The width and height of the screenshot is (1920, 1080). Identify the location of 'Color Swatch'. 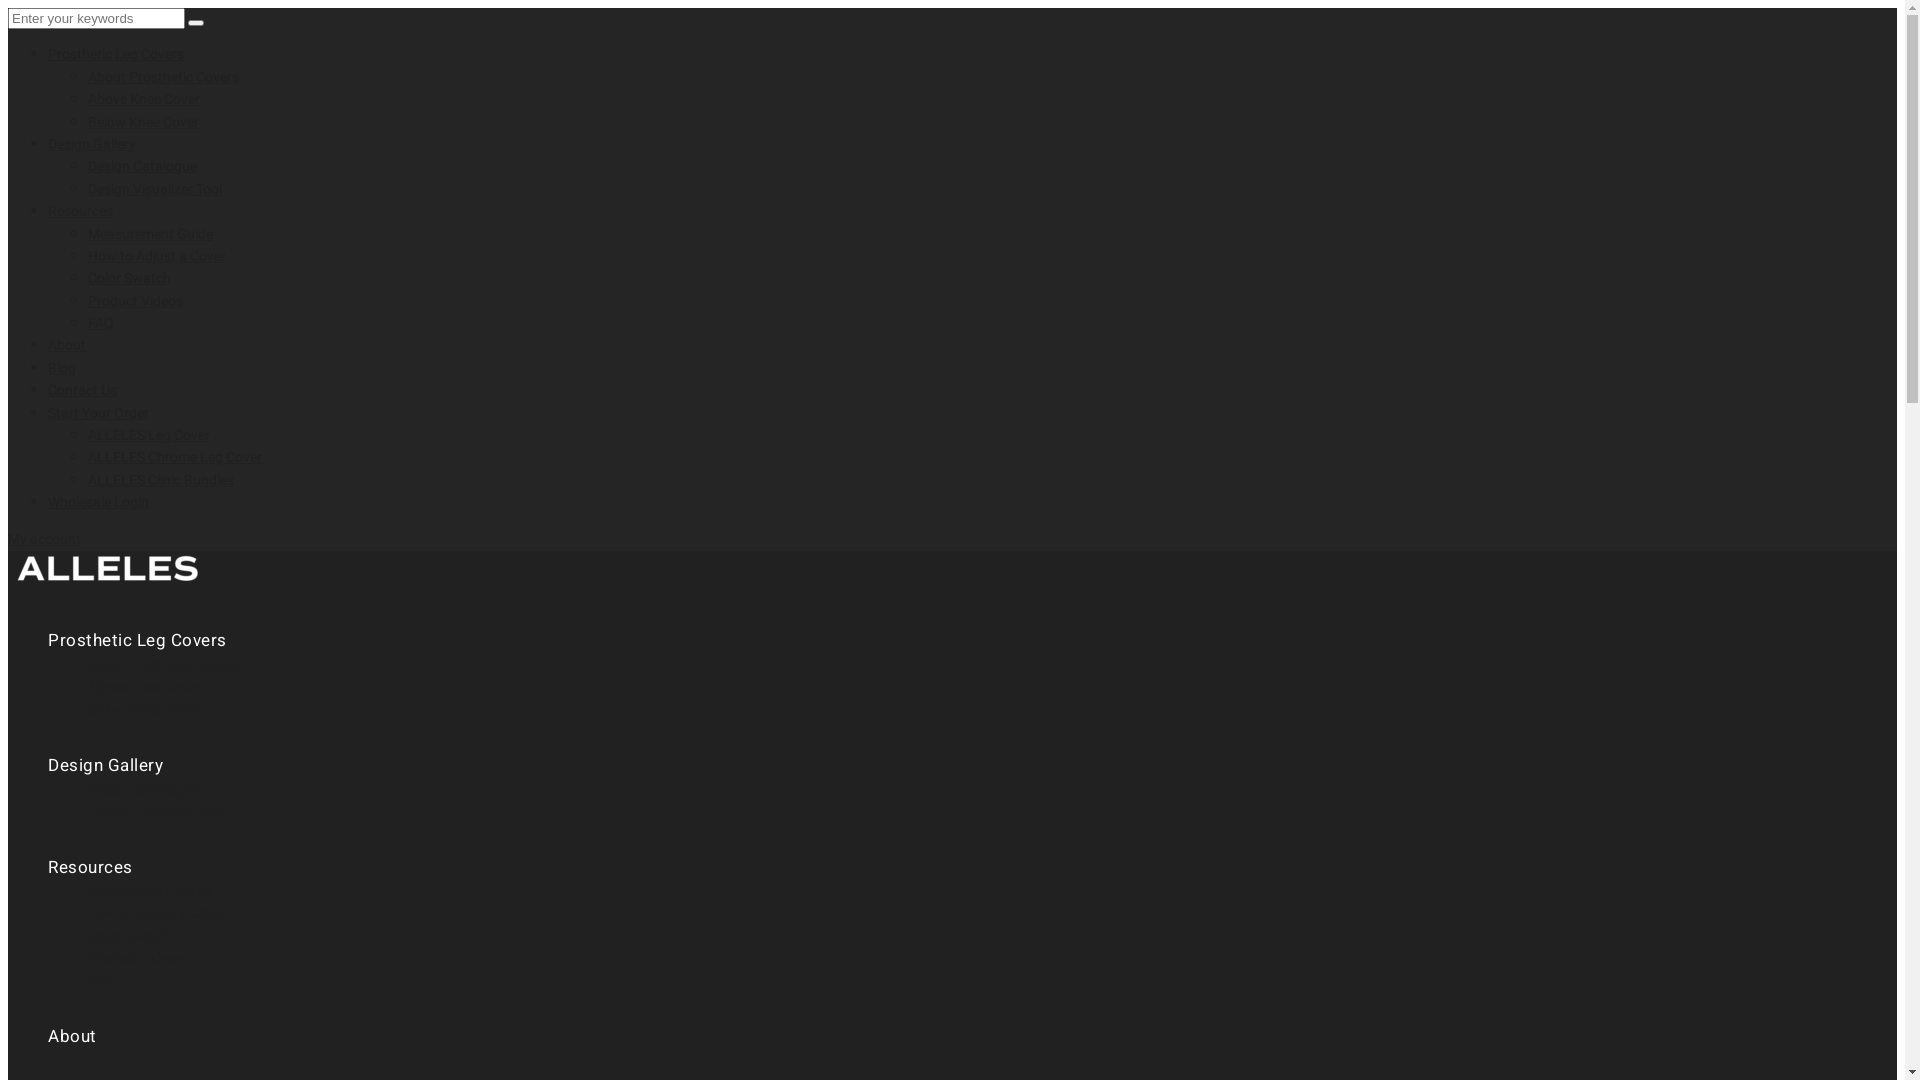
(128, 278).